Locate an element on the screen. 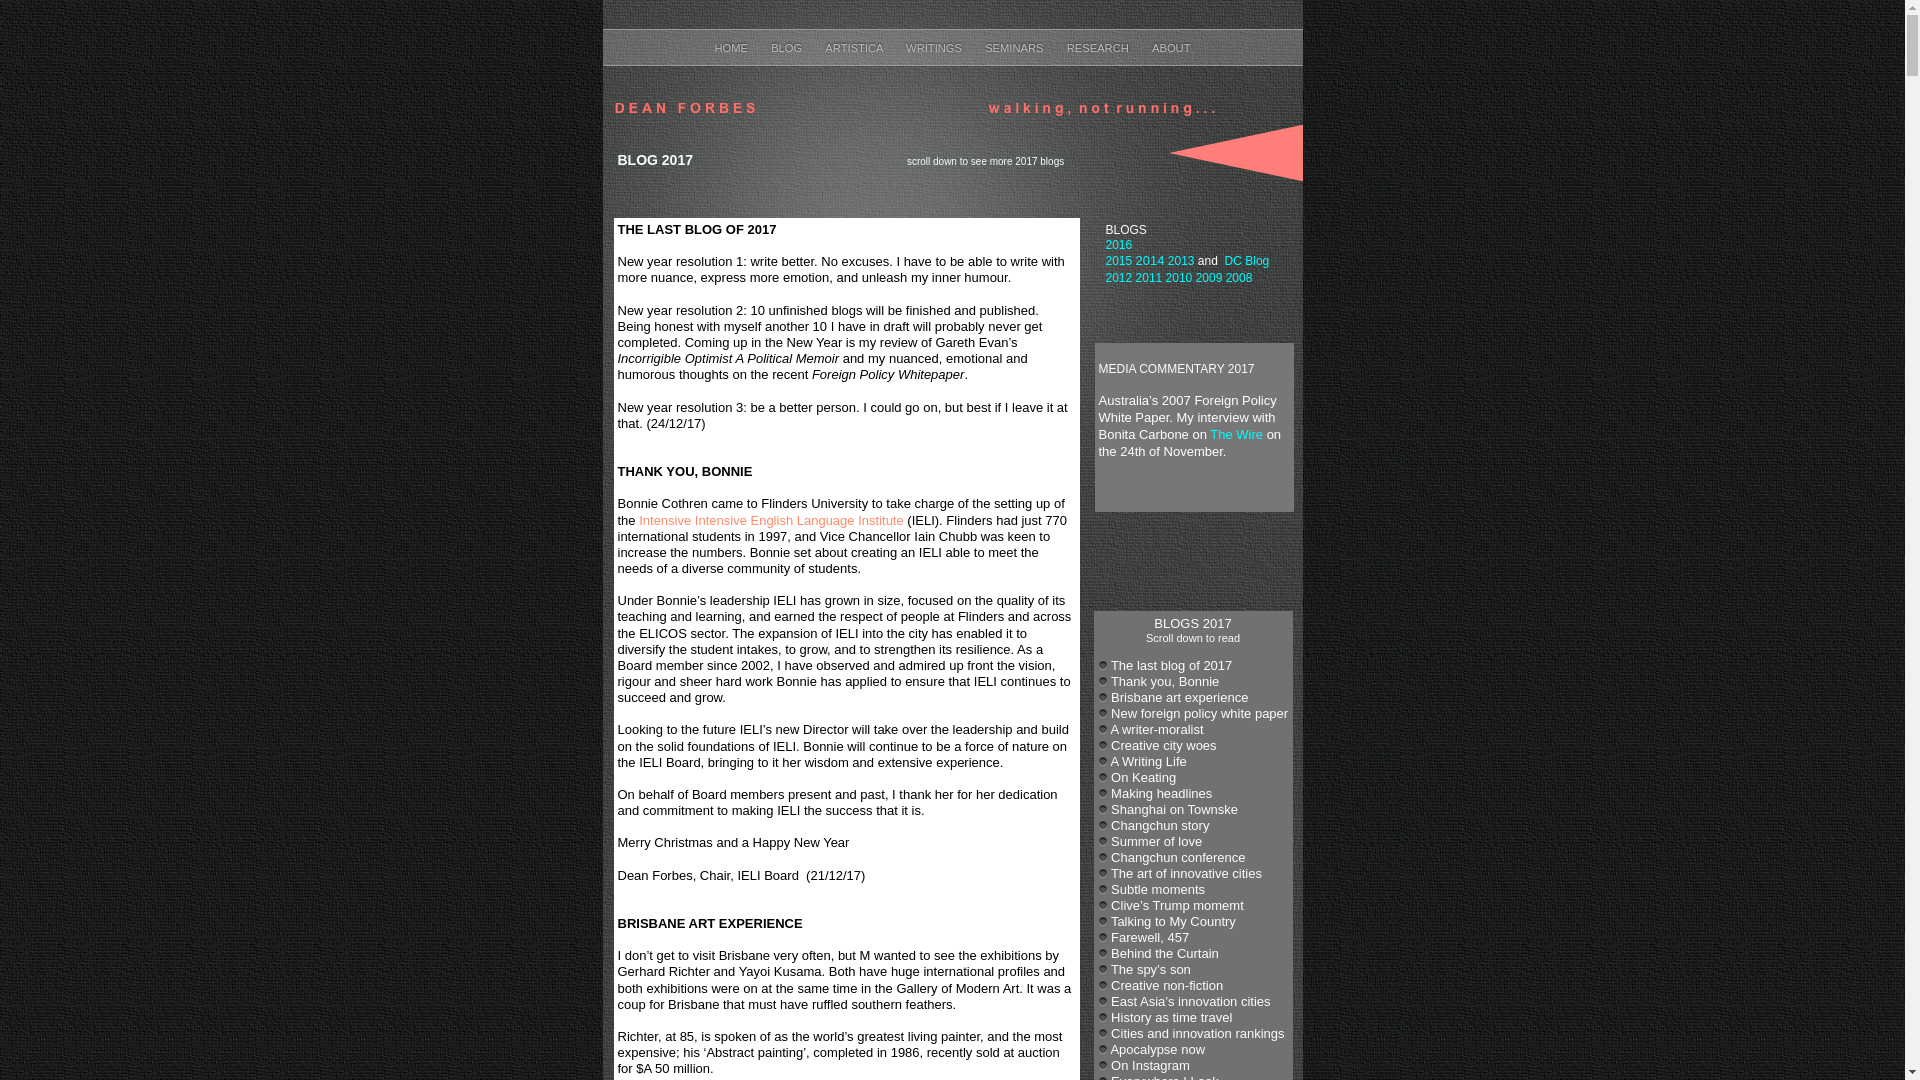  '2015' is located at coordinates (1118, 260).